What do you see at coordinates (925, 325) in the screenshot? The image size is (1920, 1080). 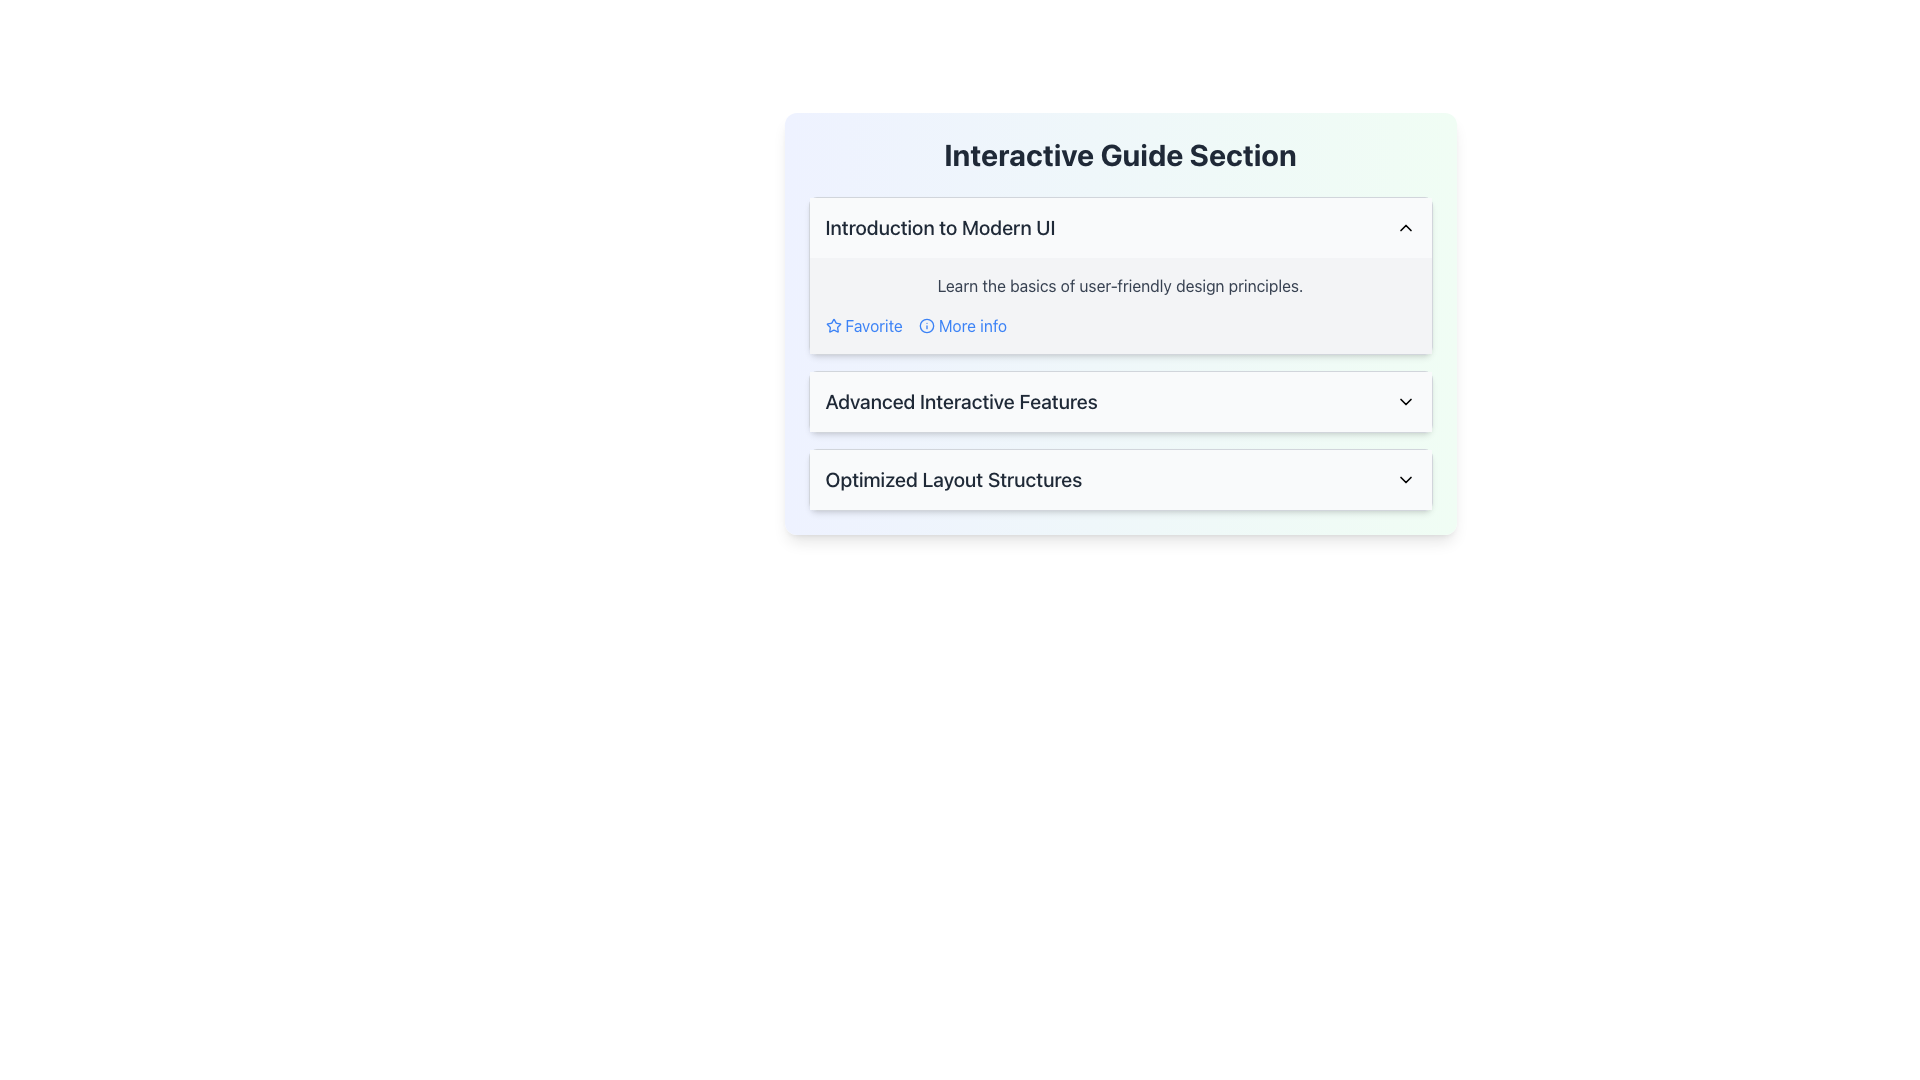 I see `the circular blue informational icon located to the left of the 'More info' text link in the 'Interactive Guide Section' box` at bounding box center [925, 325].